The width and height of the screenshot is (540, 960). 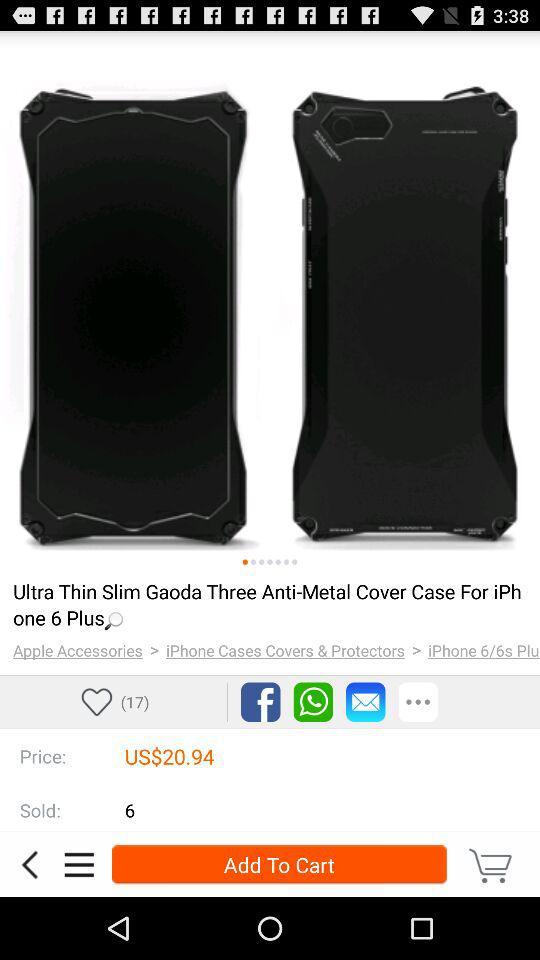 I want to click on see a different photo, so click(x=285, y=562).